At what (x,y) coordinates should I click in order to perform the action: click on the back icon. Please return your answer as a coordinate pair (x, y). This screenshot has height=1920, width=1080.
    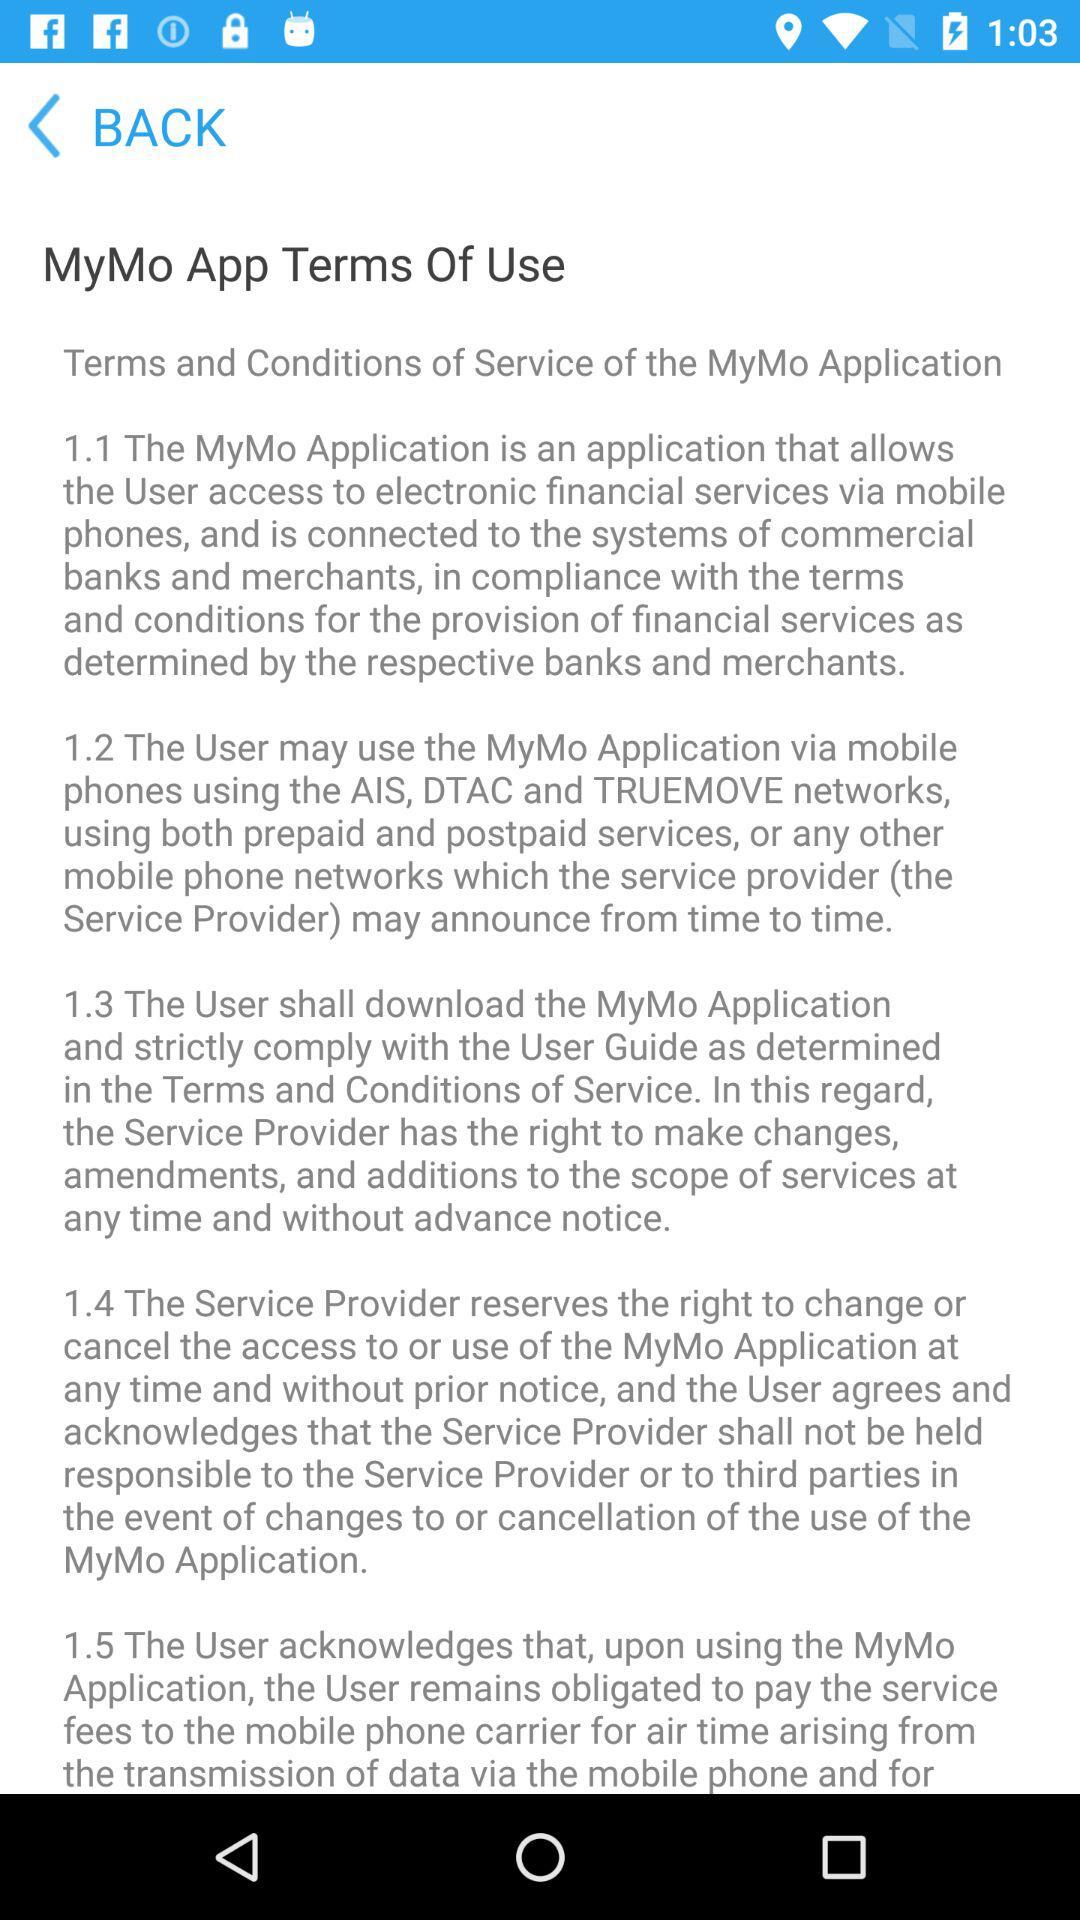
    Looking at the image, I should click on (115, 124).